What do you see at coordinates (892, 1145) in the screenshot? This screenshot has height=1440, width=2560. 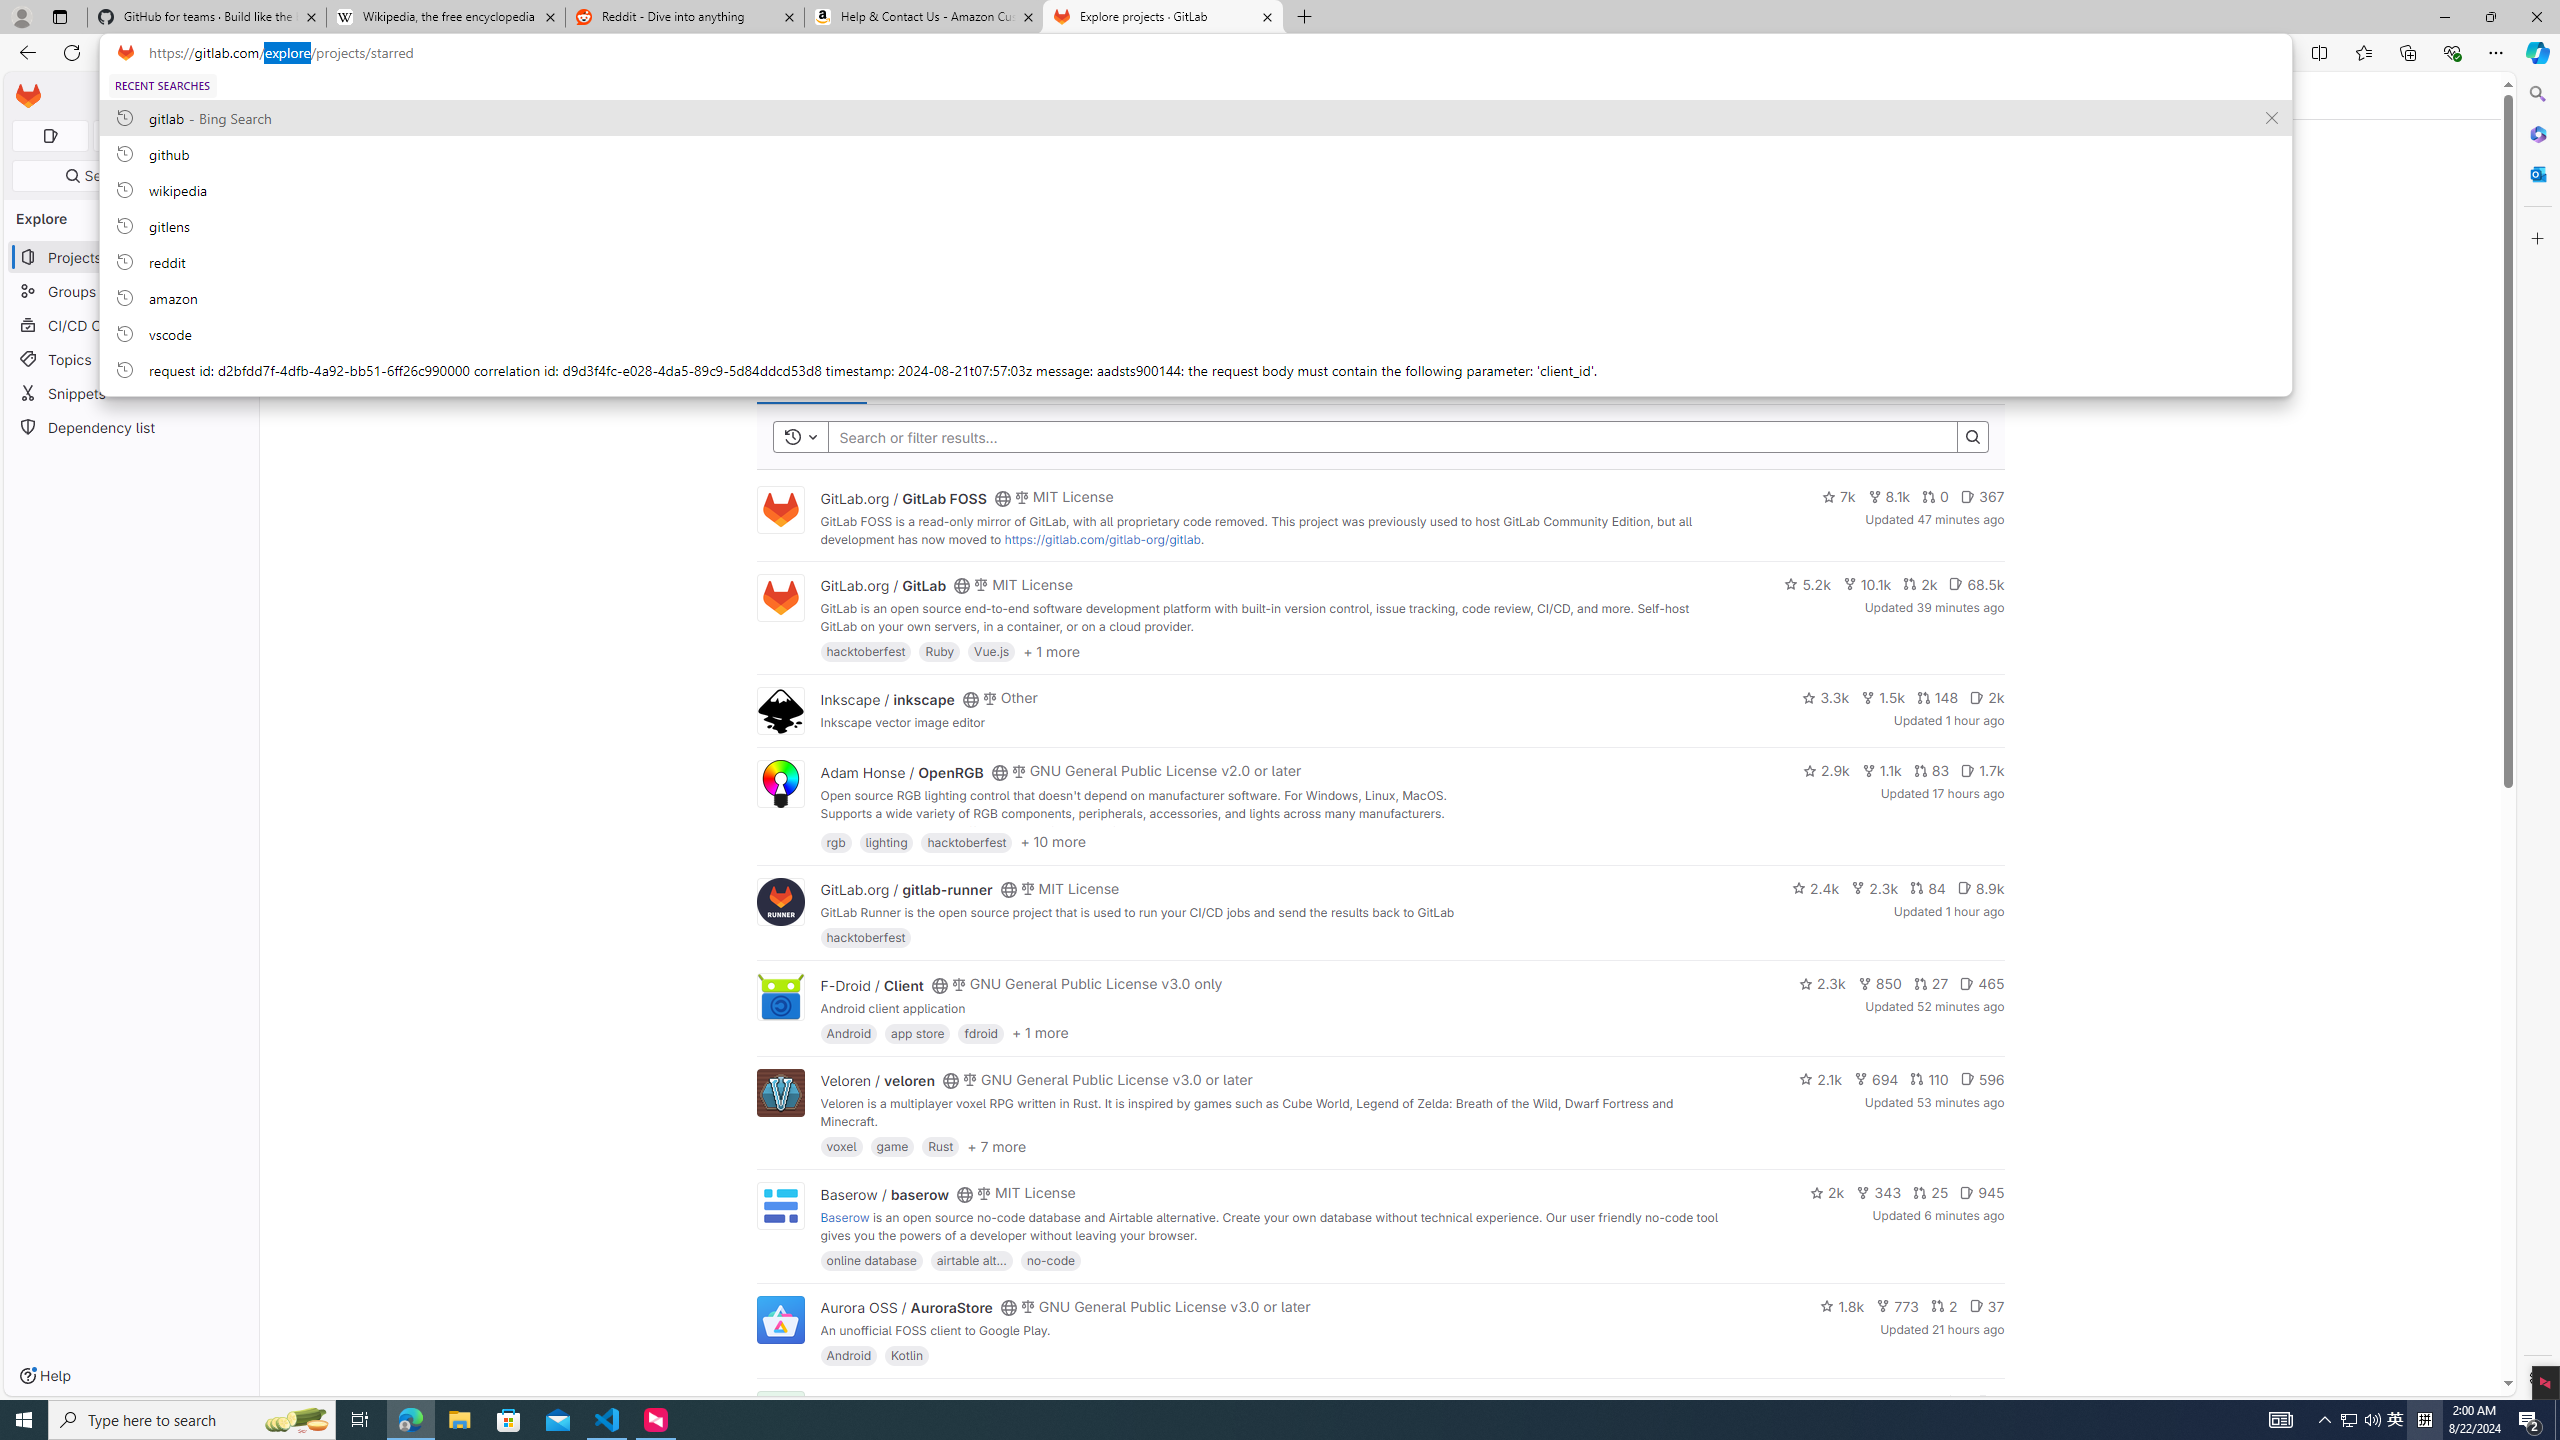 I see `'game'` at bounding box center [892, 1145].